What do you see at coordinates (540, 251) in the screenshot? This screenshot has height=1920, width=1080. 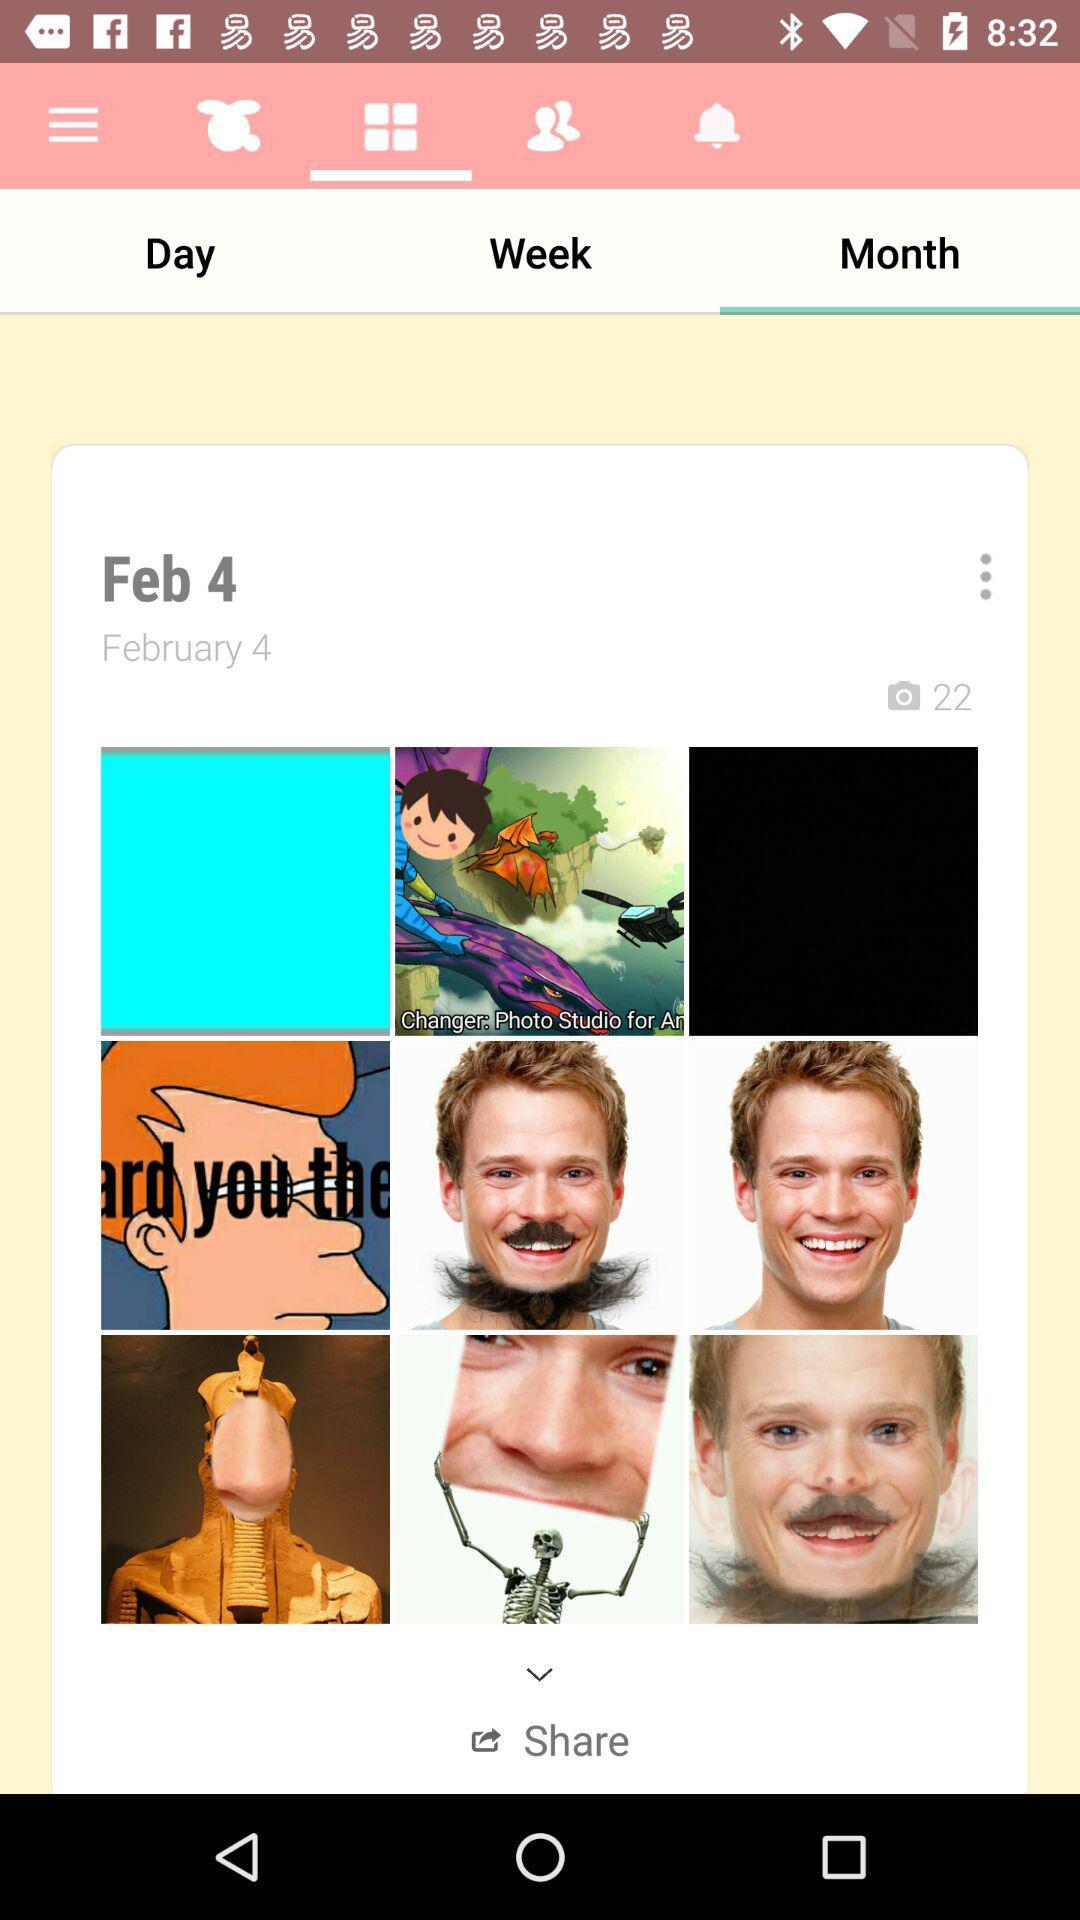 I see `the item to the left of the month icon` at bounding box center [540, 251].